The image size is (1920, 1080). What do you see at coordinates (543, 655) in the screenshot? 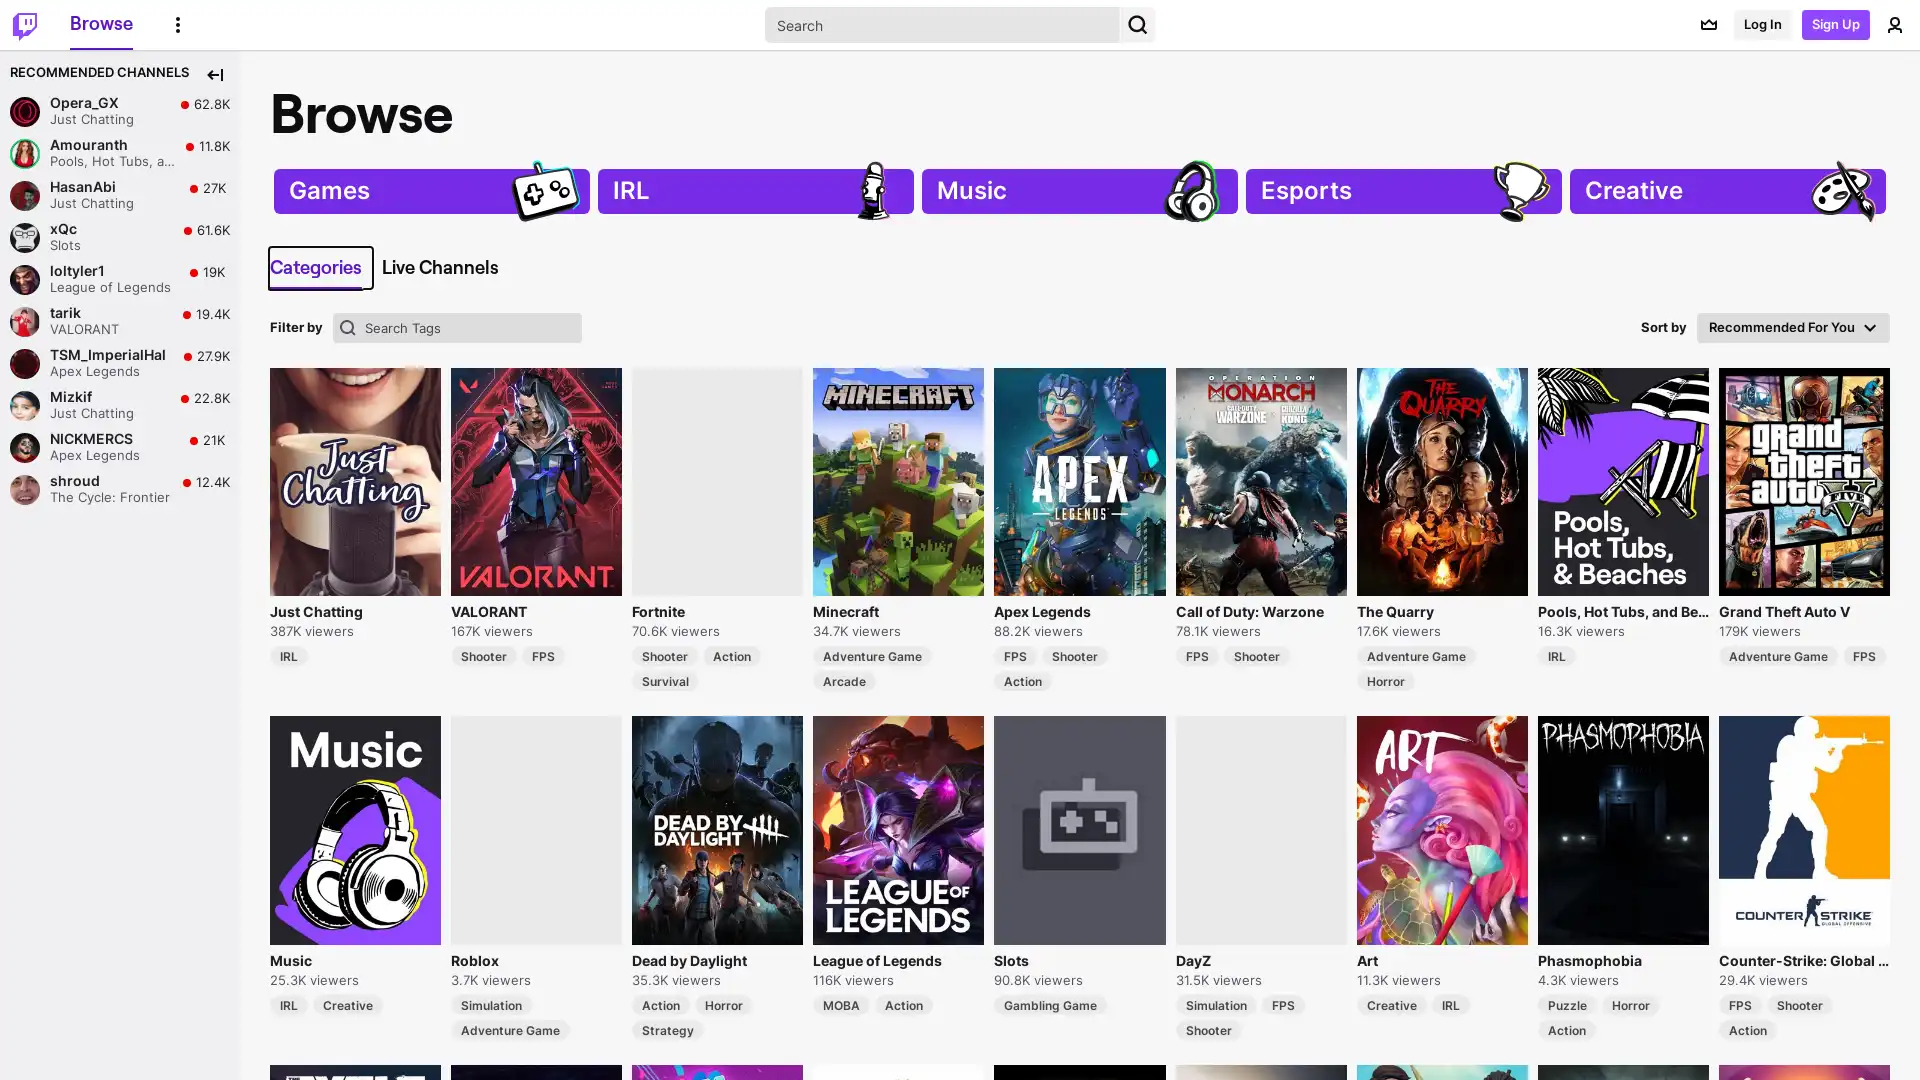
I see `FPS` at bounding box center [543, 655].